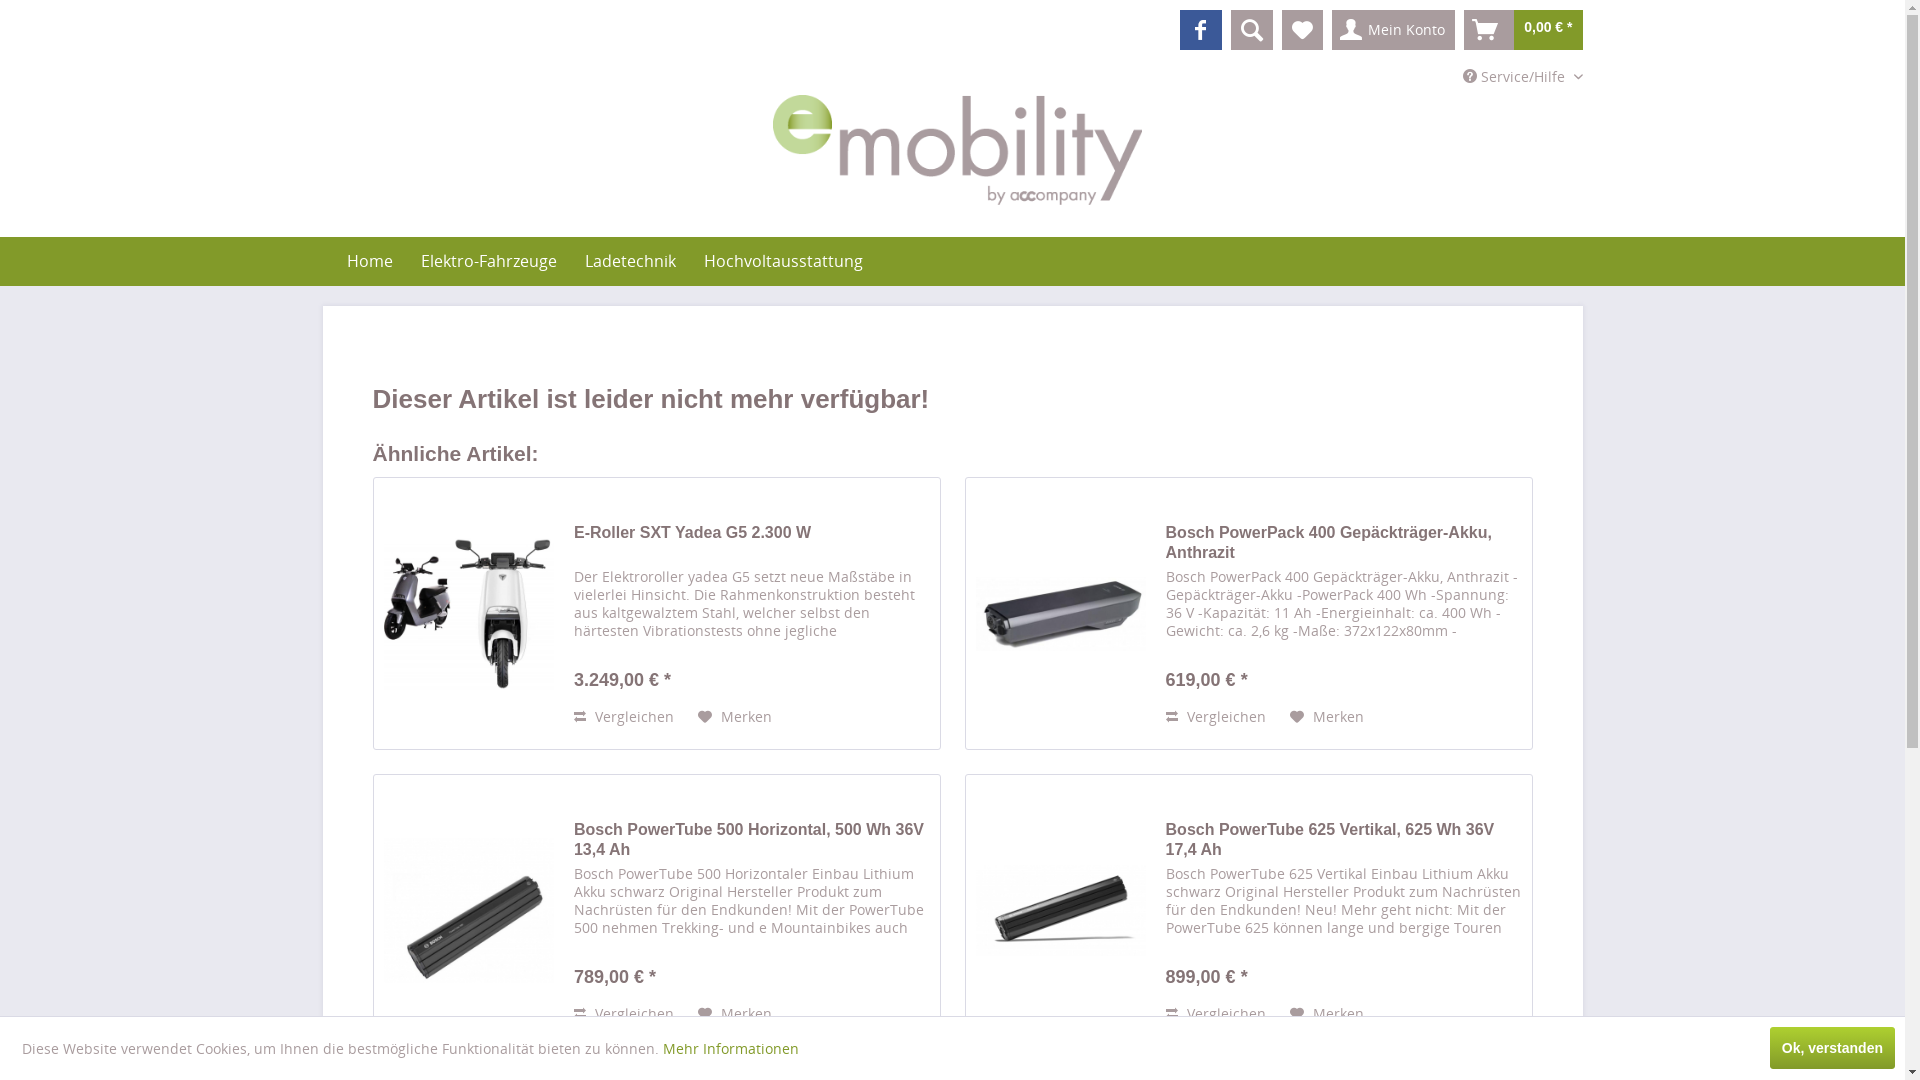 The image size is (1920, 1080). Describe the element at coordinates (1326, 1014) in the screenshot. I see `'Merken'` at that location.